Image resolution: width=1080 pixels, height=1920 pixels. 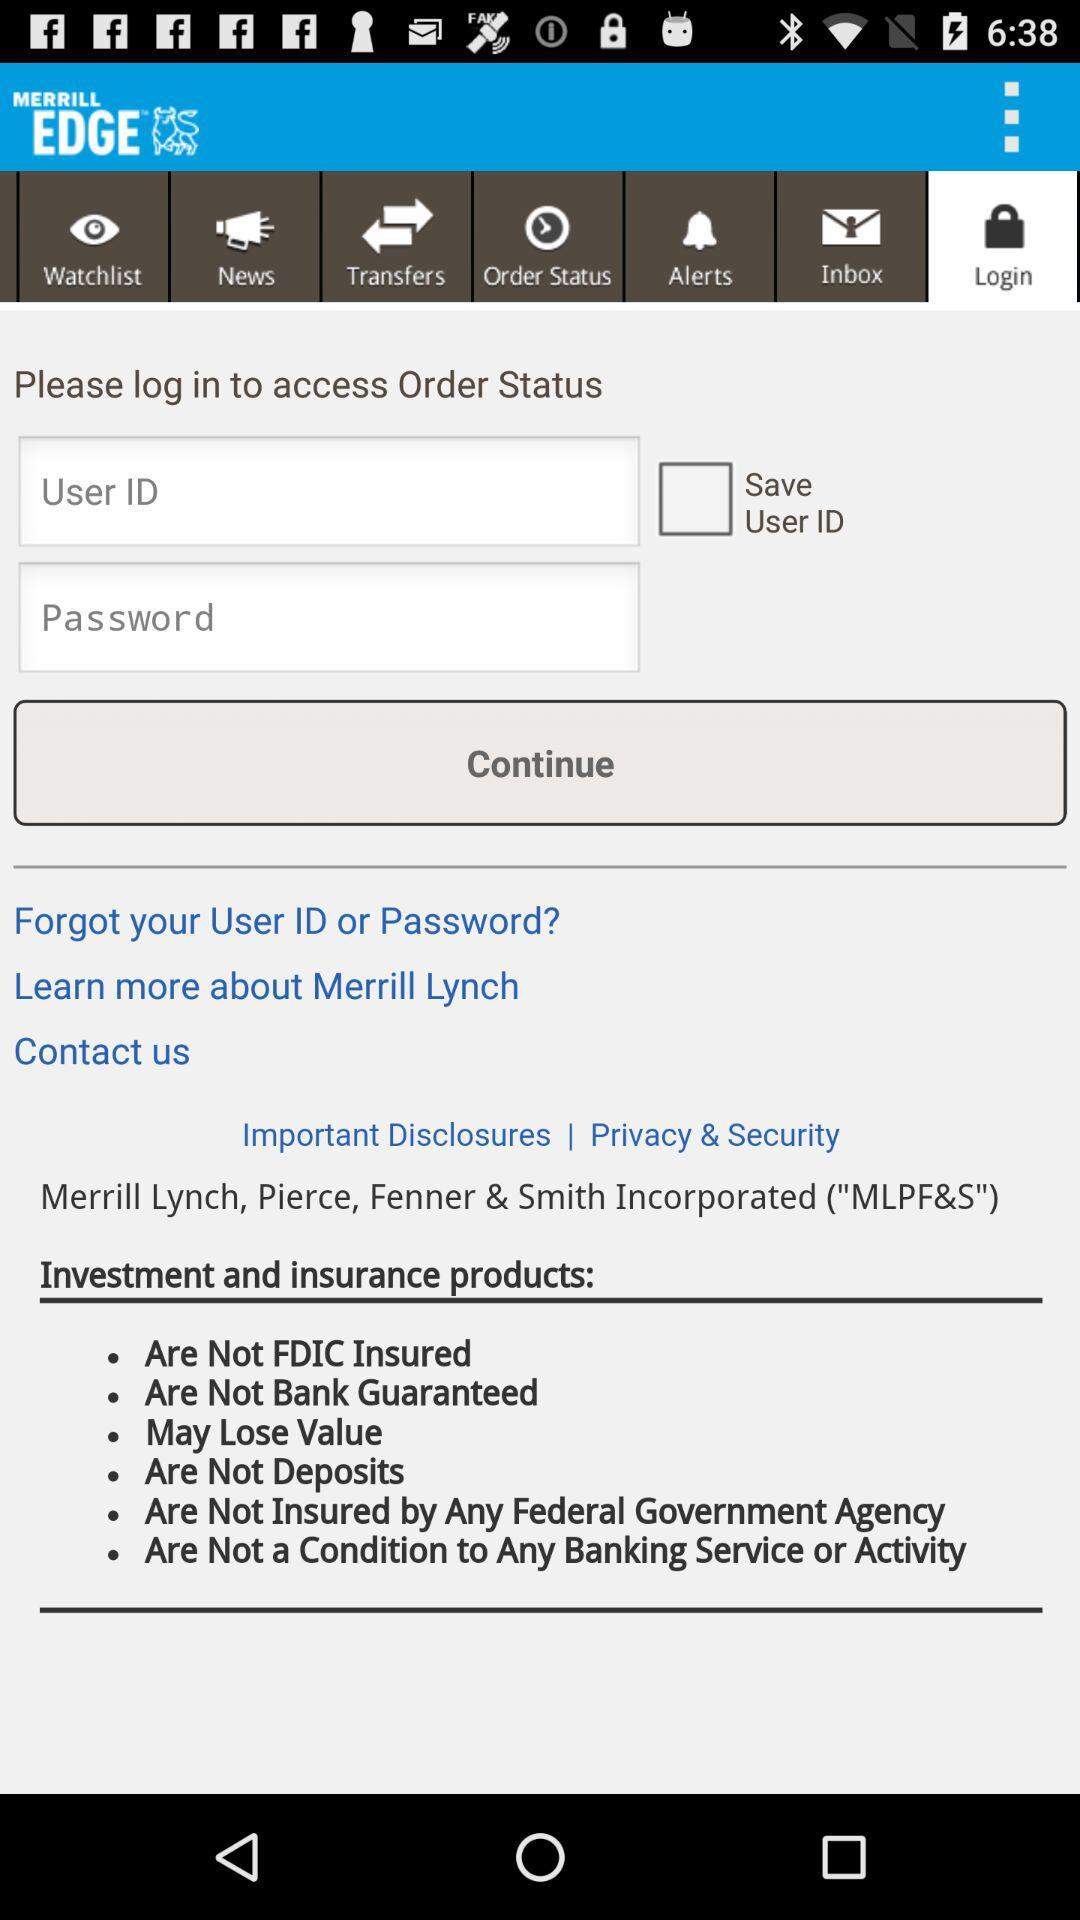 I want to click on the more icon, so click(x=1018, y=124).